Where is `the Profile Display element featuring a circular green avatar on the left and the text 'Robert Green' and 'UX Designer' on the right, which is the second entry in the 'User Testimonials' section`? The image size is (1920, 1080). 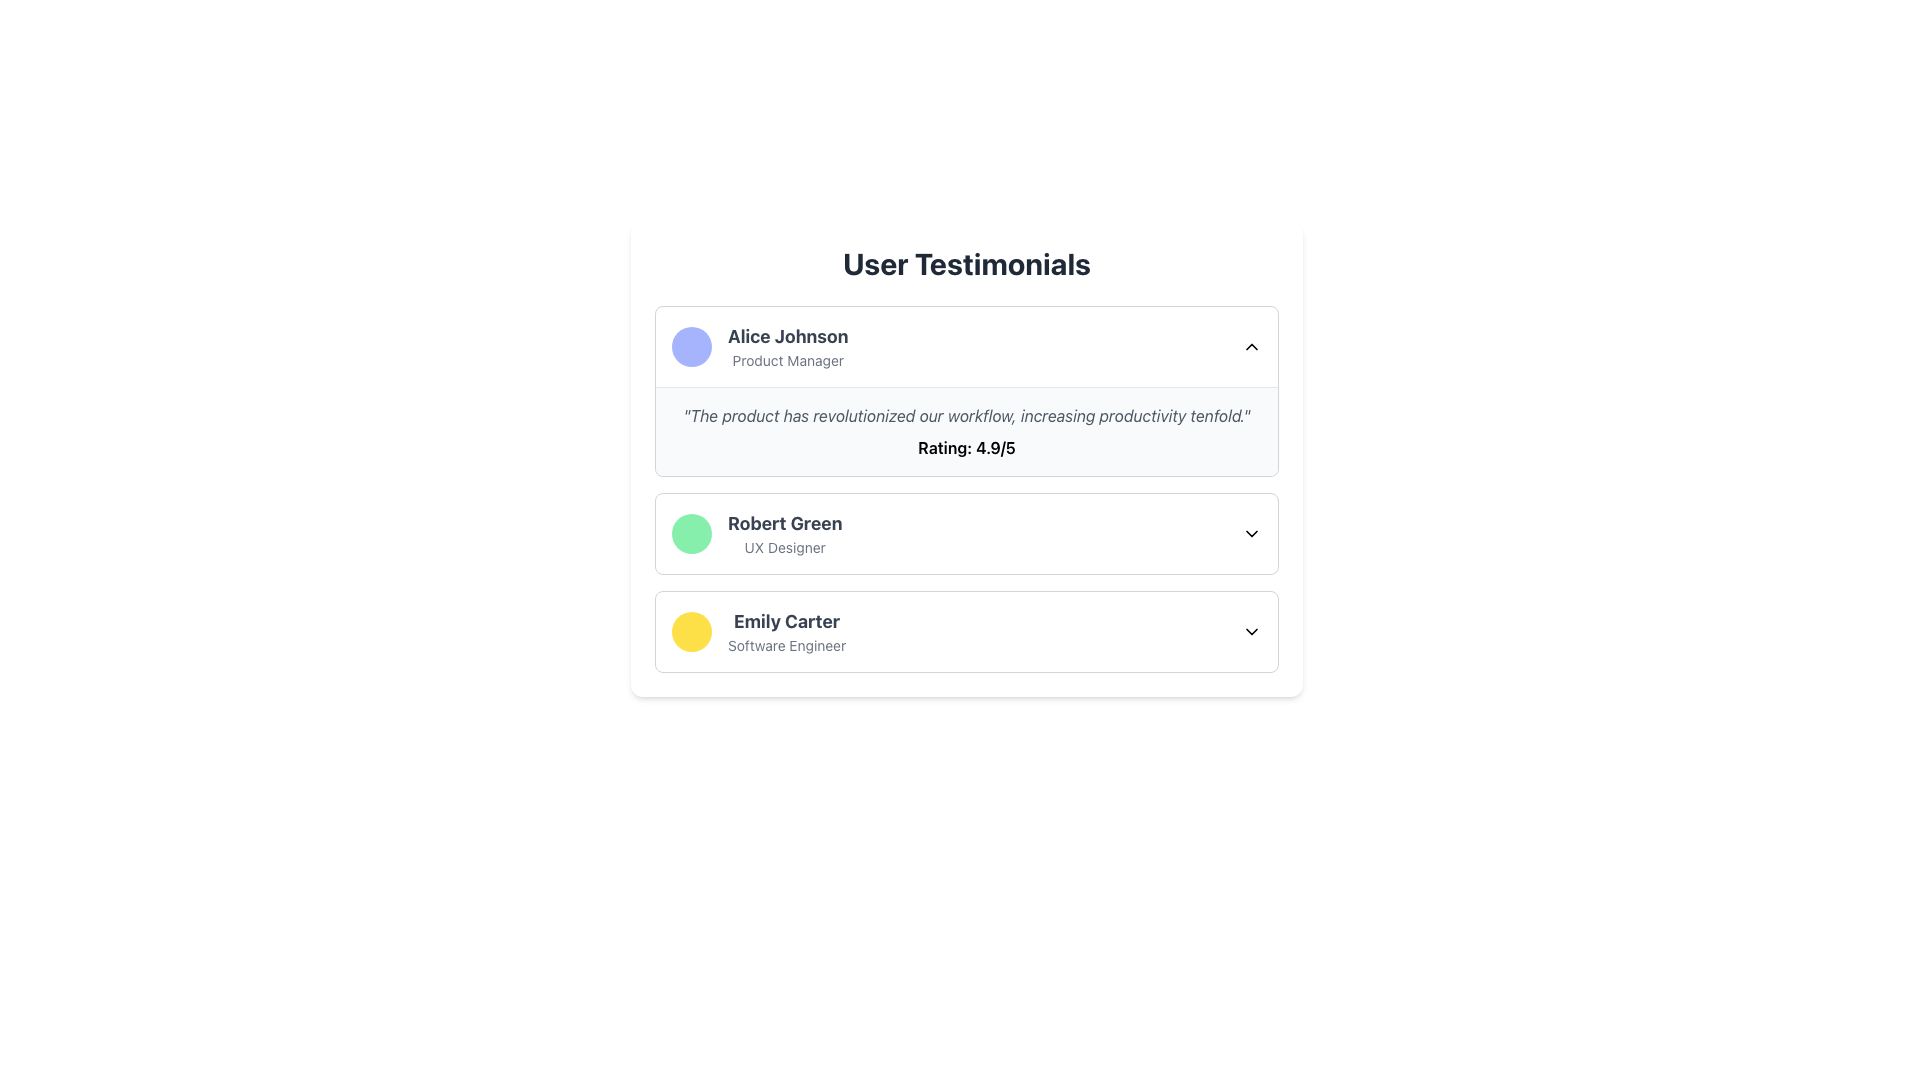
the Profile Display element featuring a circular green avatar on the left and the text 'Robert Green' and 'UX Designer' on the right, which is the second entry in the 'User Testimonials' section is located at coordinates (756, 532).